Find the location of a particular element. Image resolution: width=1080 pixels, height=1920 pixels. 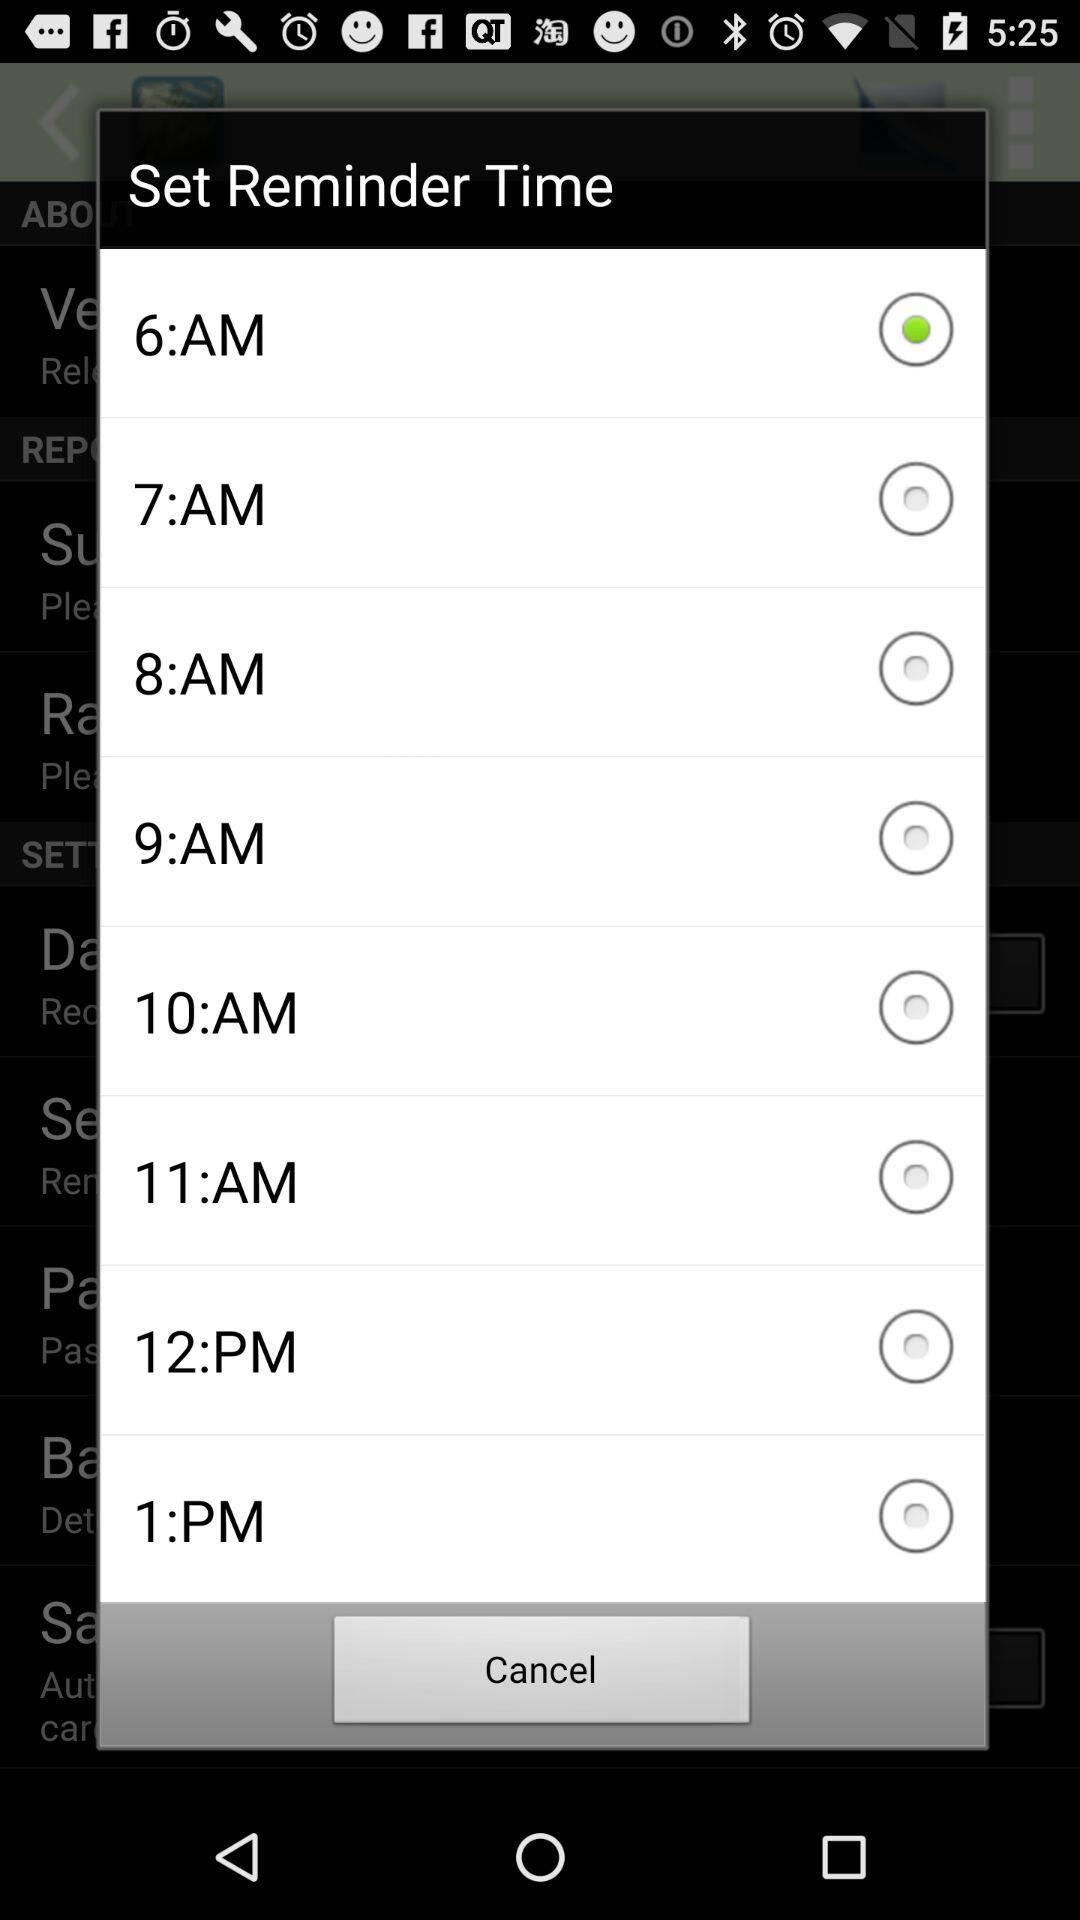

checkbox below the 1:pm icon is located at coordinates (542, 1675).